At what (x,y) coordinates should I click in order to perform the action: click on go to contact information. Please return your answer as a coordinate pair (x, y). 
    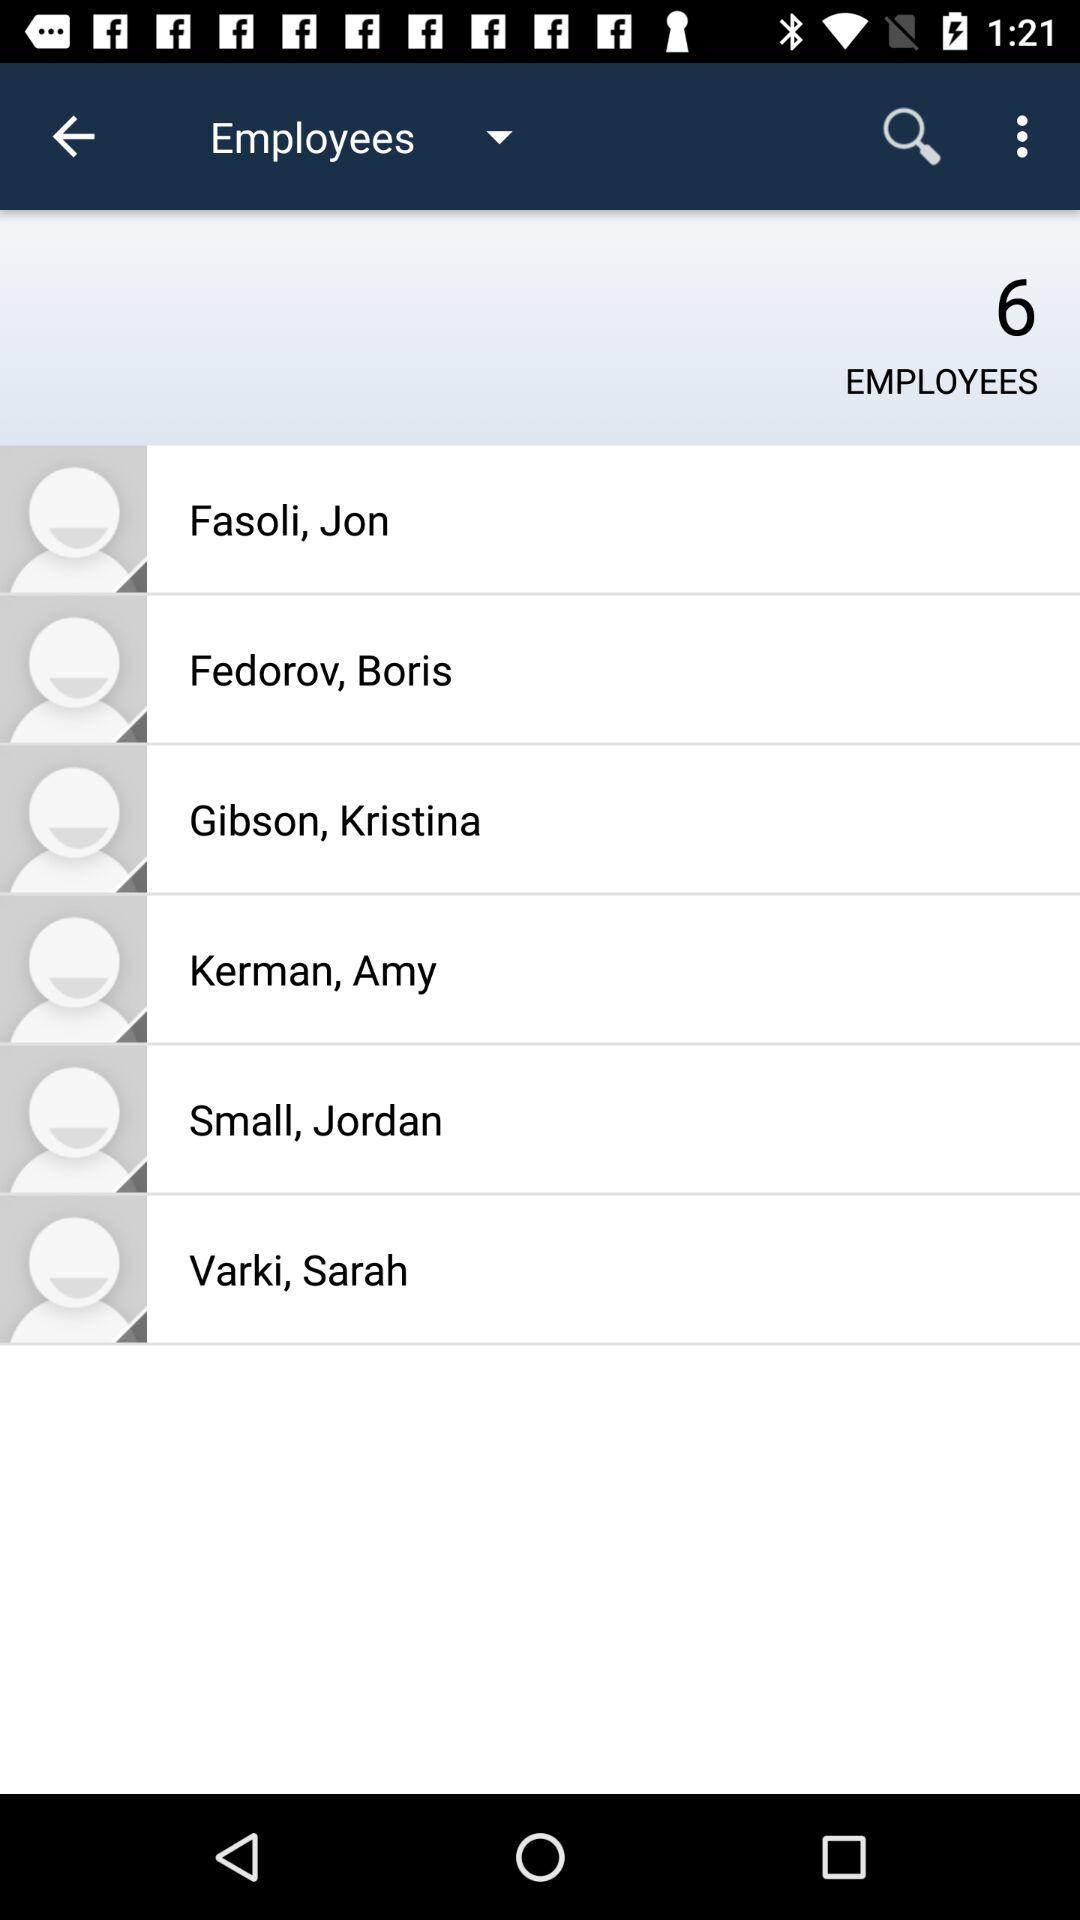
    Looking at the image, I should click on (72, 1117).